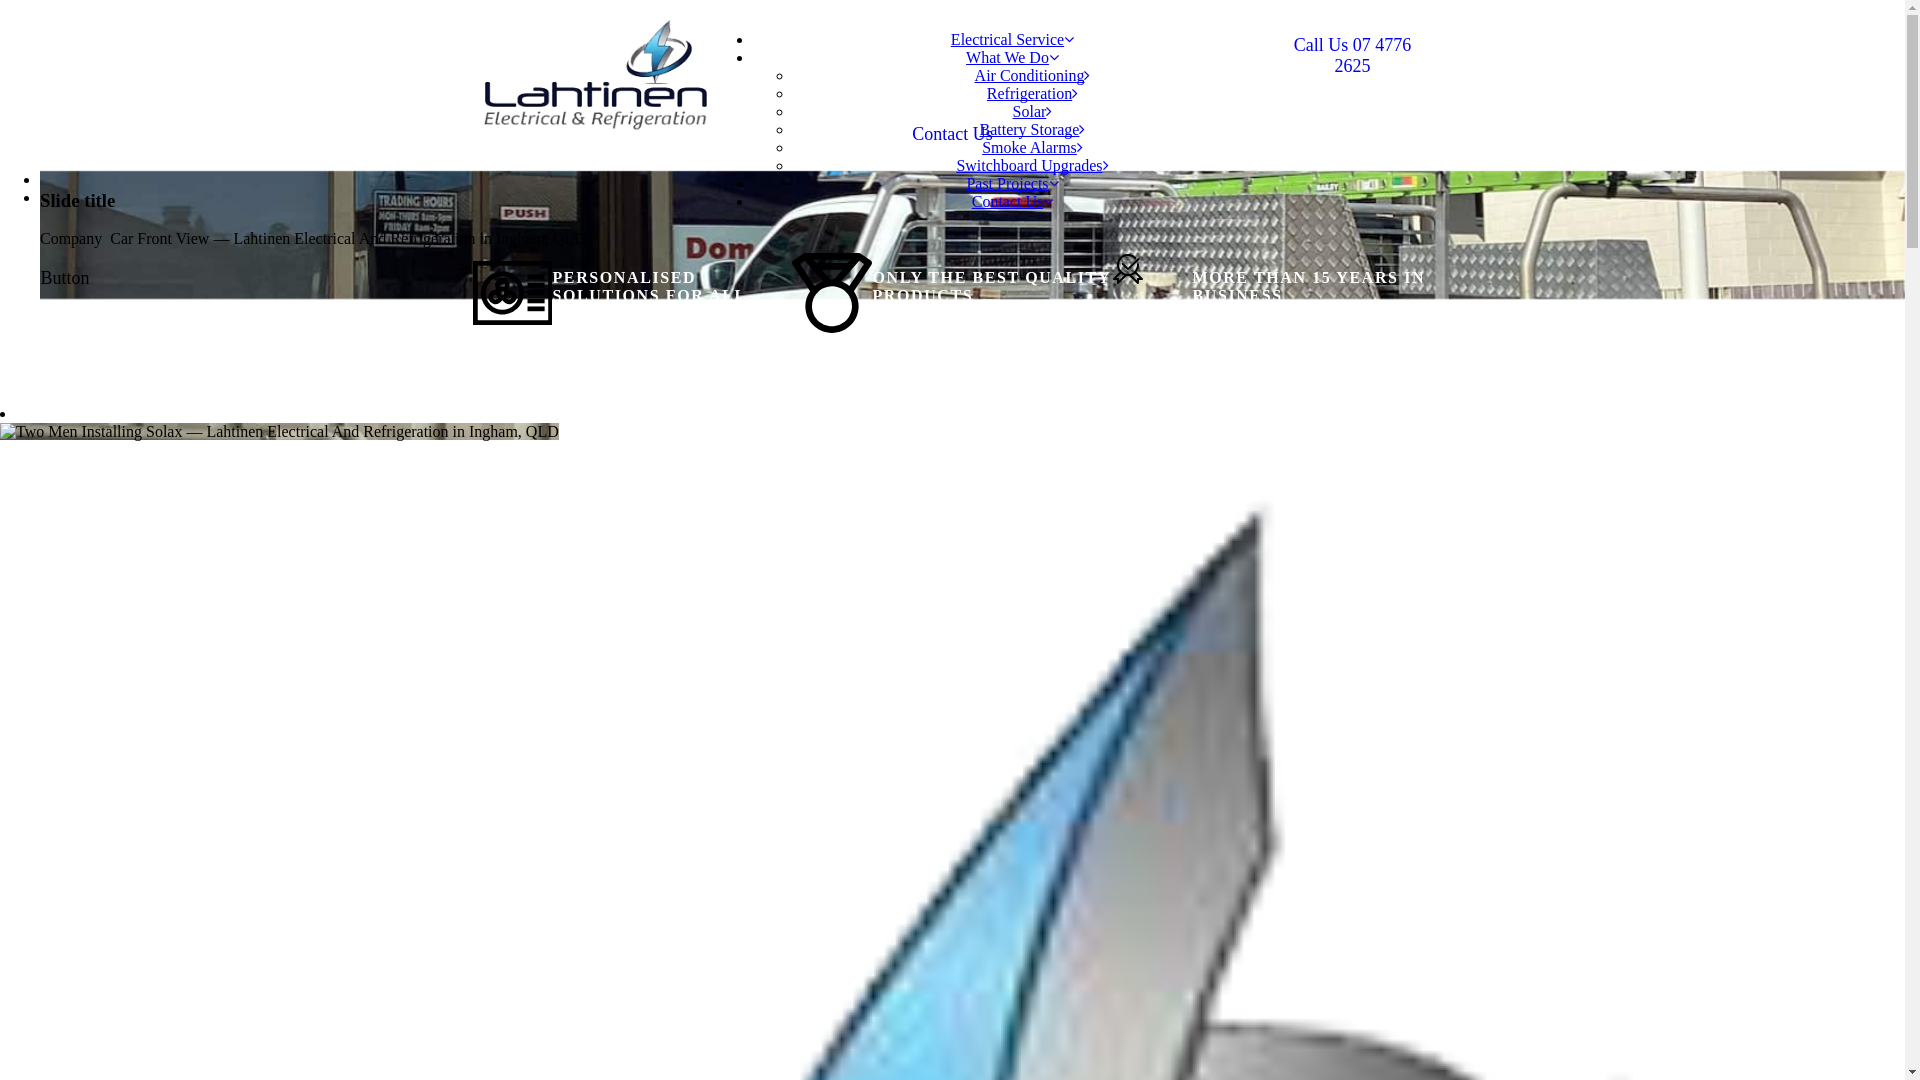 The height and width of the screenshot is (1080, 1920). What do you see at coordinates (971, 201) in the screenshot?
I see `'Contact Us'` at bounding box center [971, 201].